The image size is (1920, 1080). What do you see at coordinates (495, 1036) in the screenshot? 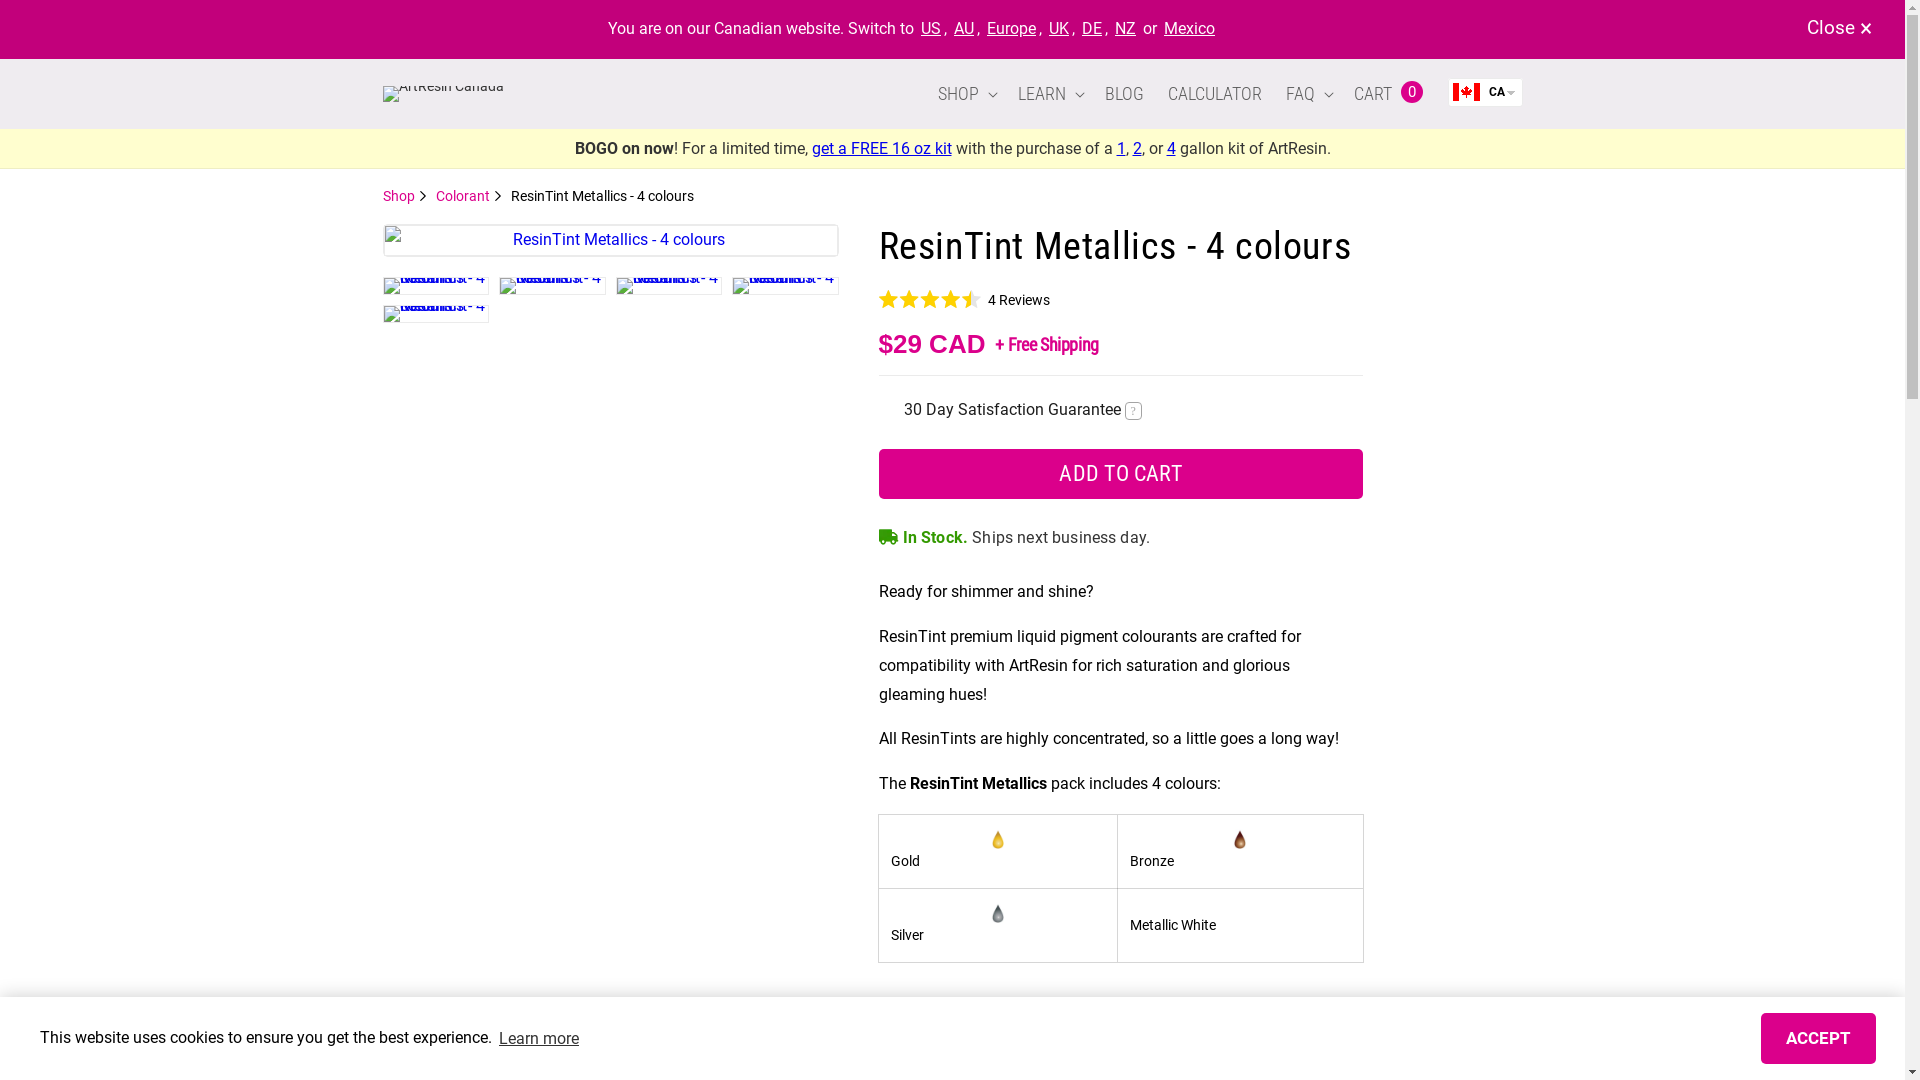
I see `'Learn more'` at bounding box center [495, 1036].